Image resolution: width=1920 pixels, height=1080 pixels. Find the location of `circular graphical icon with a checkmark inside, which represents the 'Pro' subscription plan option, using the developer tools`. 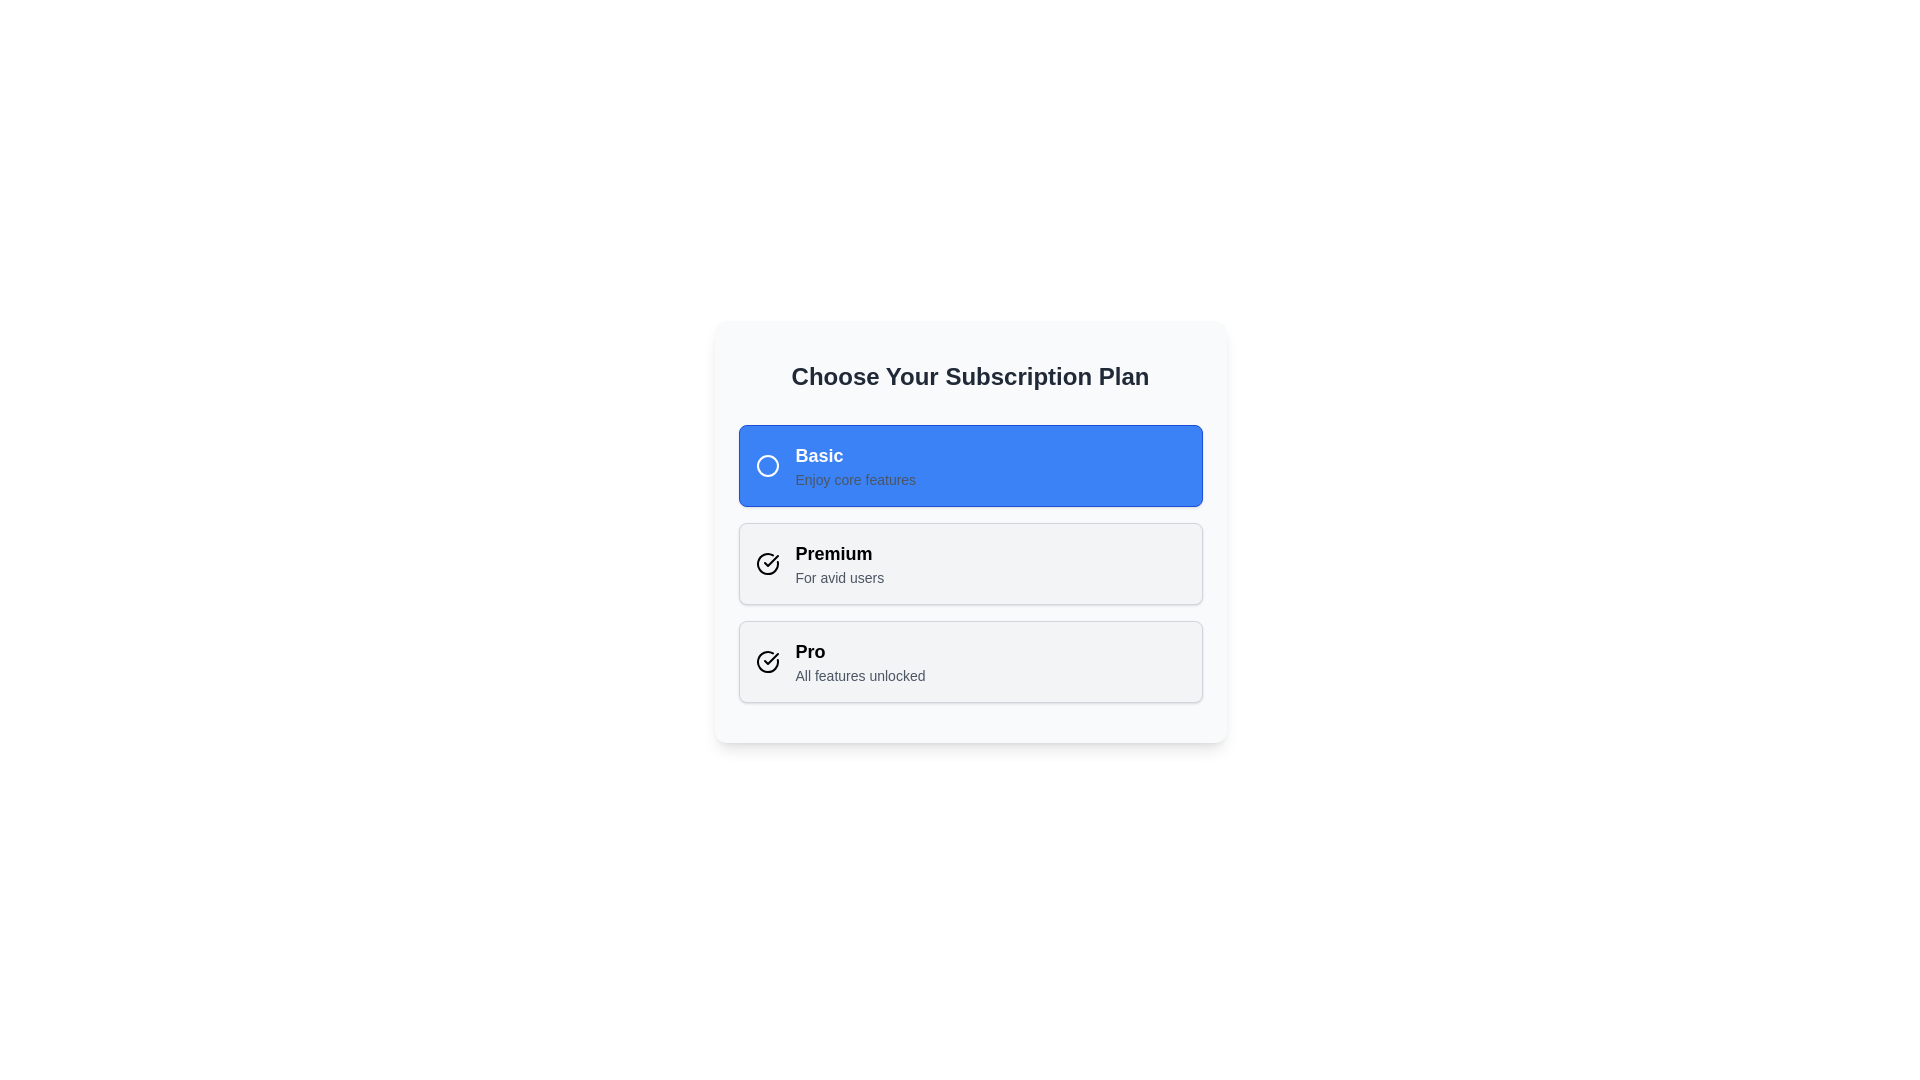

circular graphical icon with a checkmark inside, which represents the 'Pro' subscription plan option, using the developer tools is located at coordinates (766, 563).